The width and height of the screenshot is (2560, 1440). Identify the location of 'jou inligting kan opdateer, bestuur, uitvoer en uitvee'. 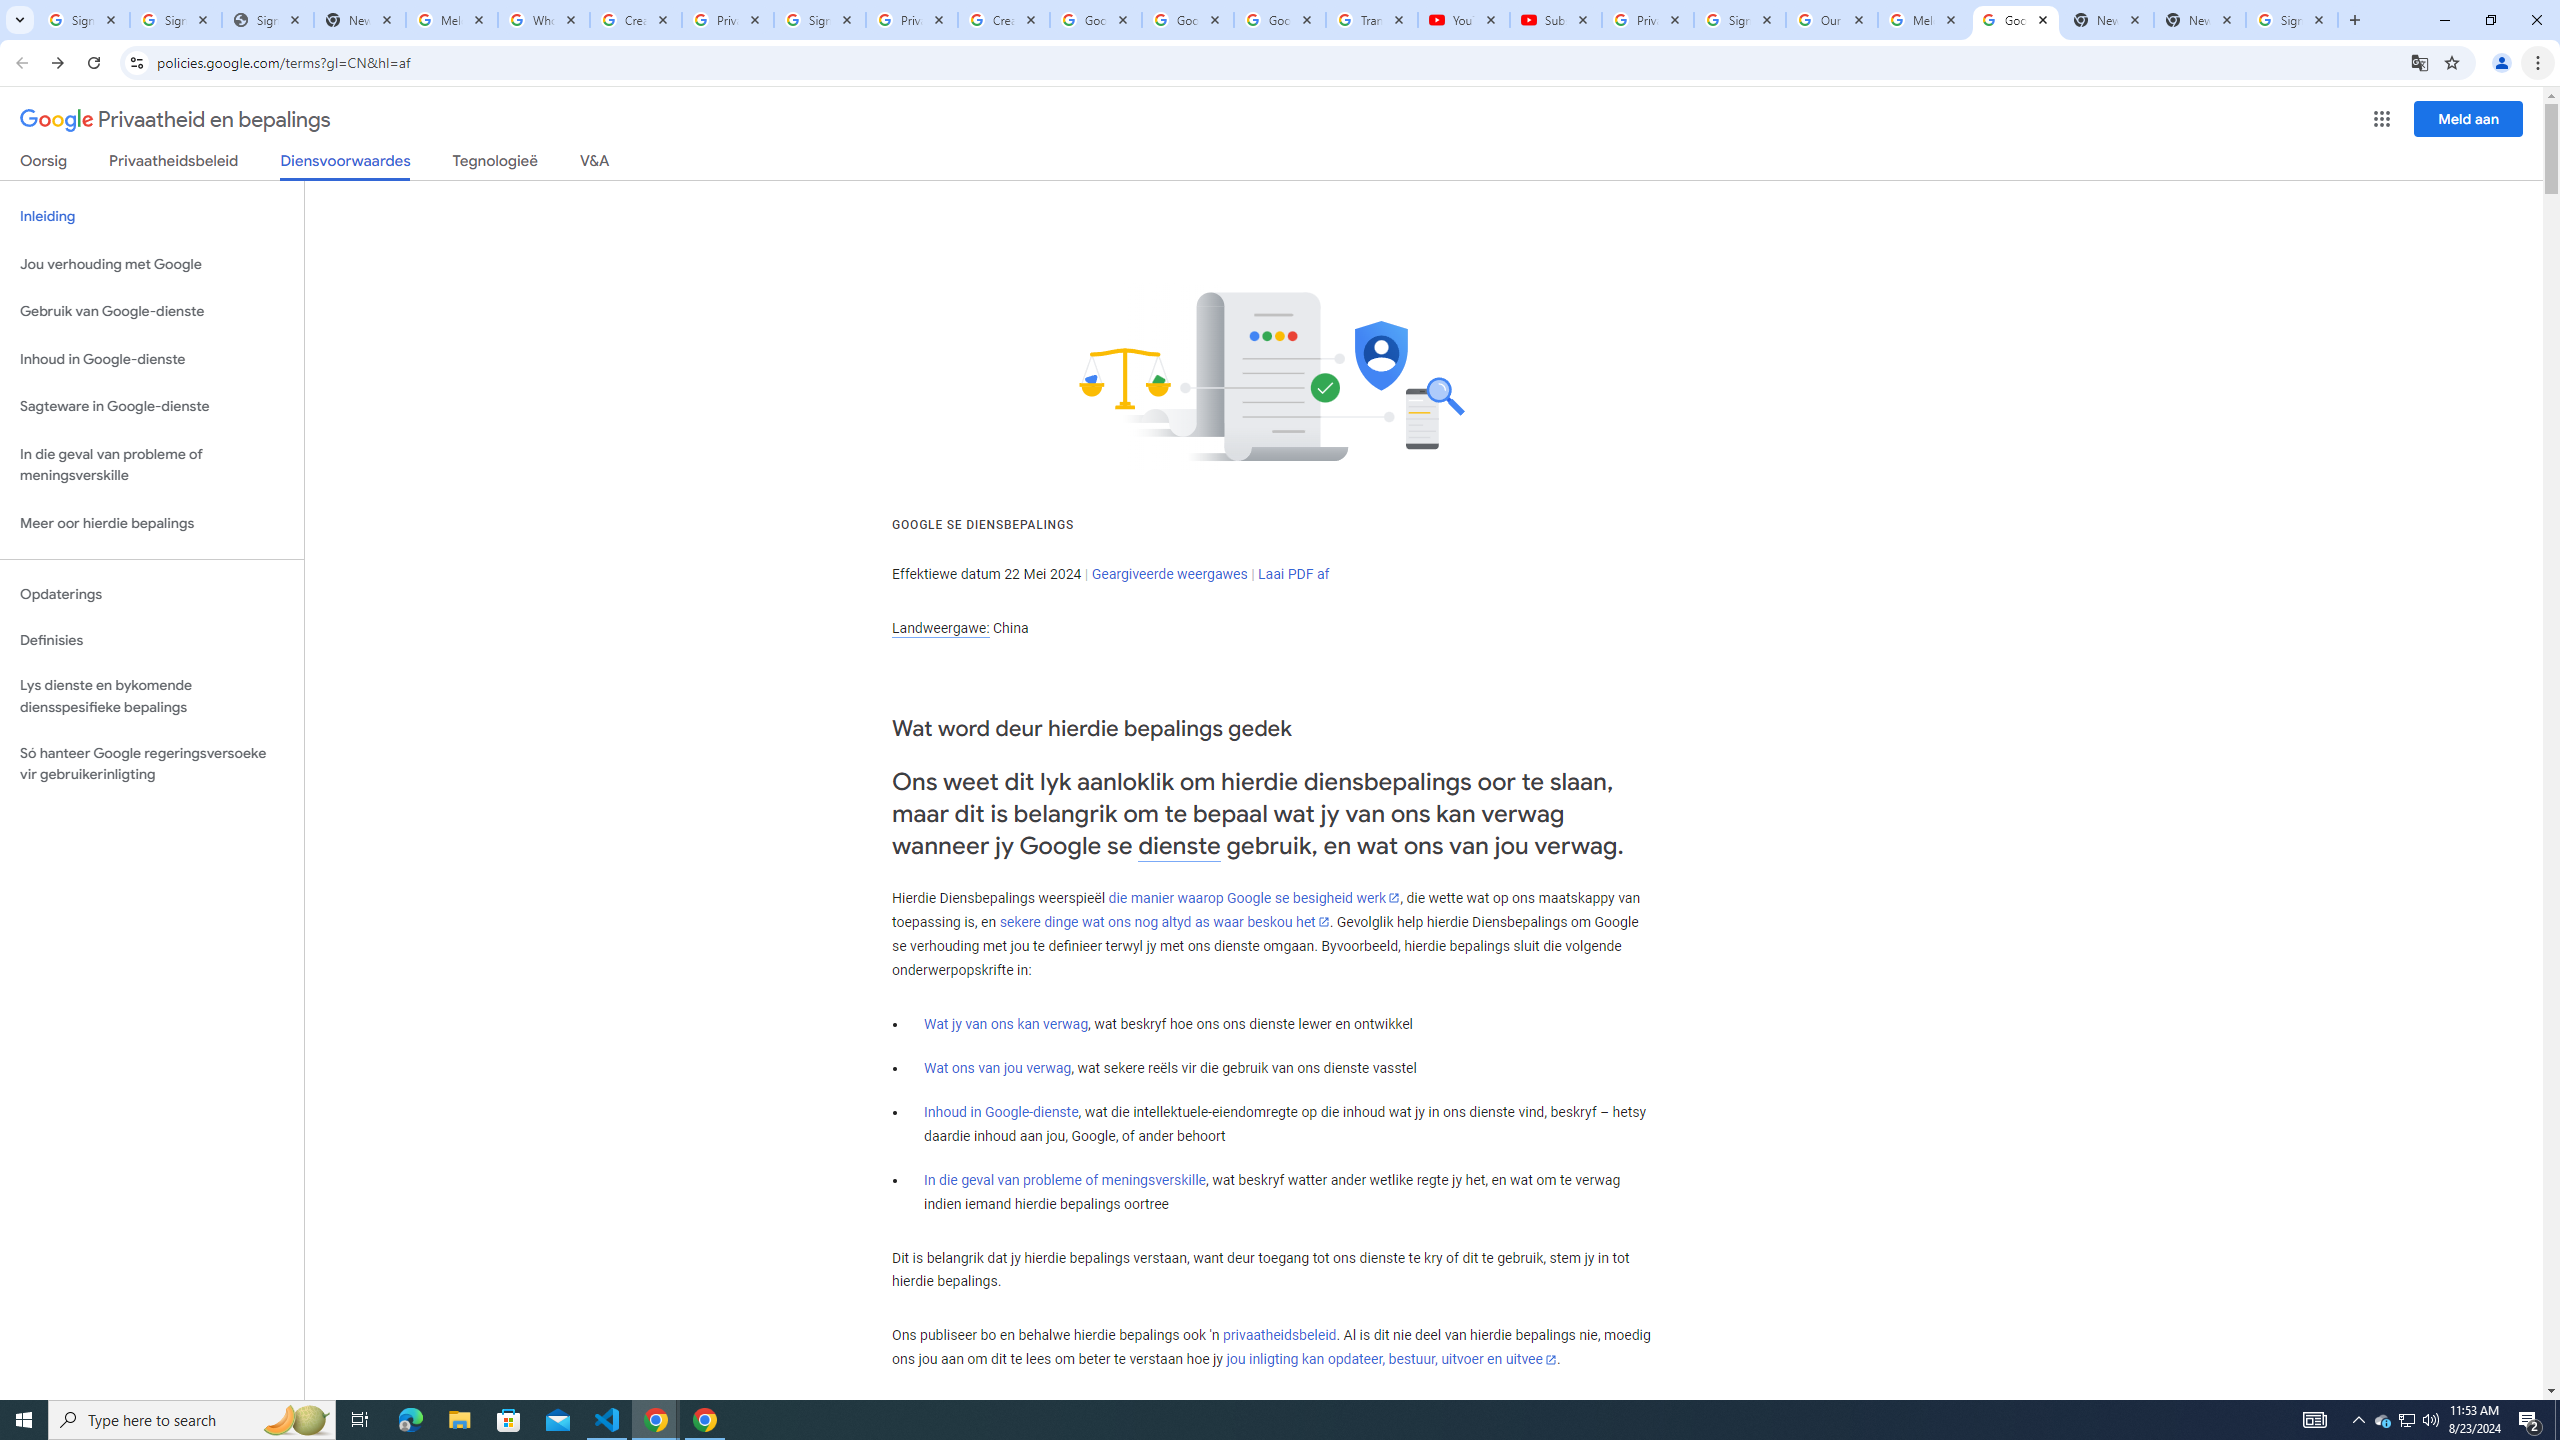
(1390, 1359).